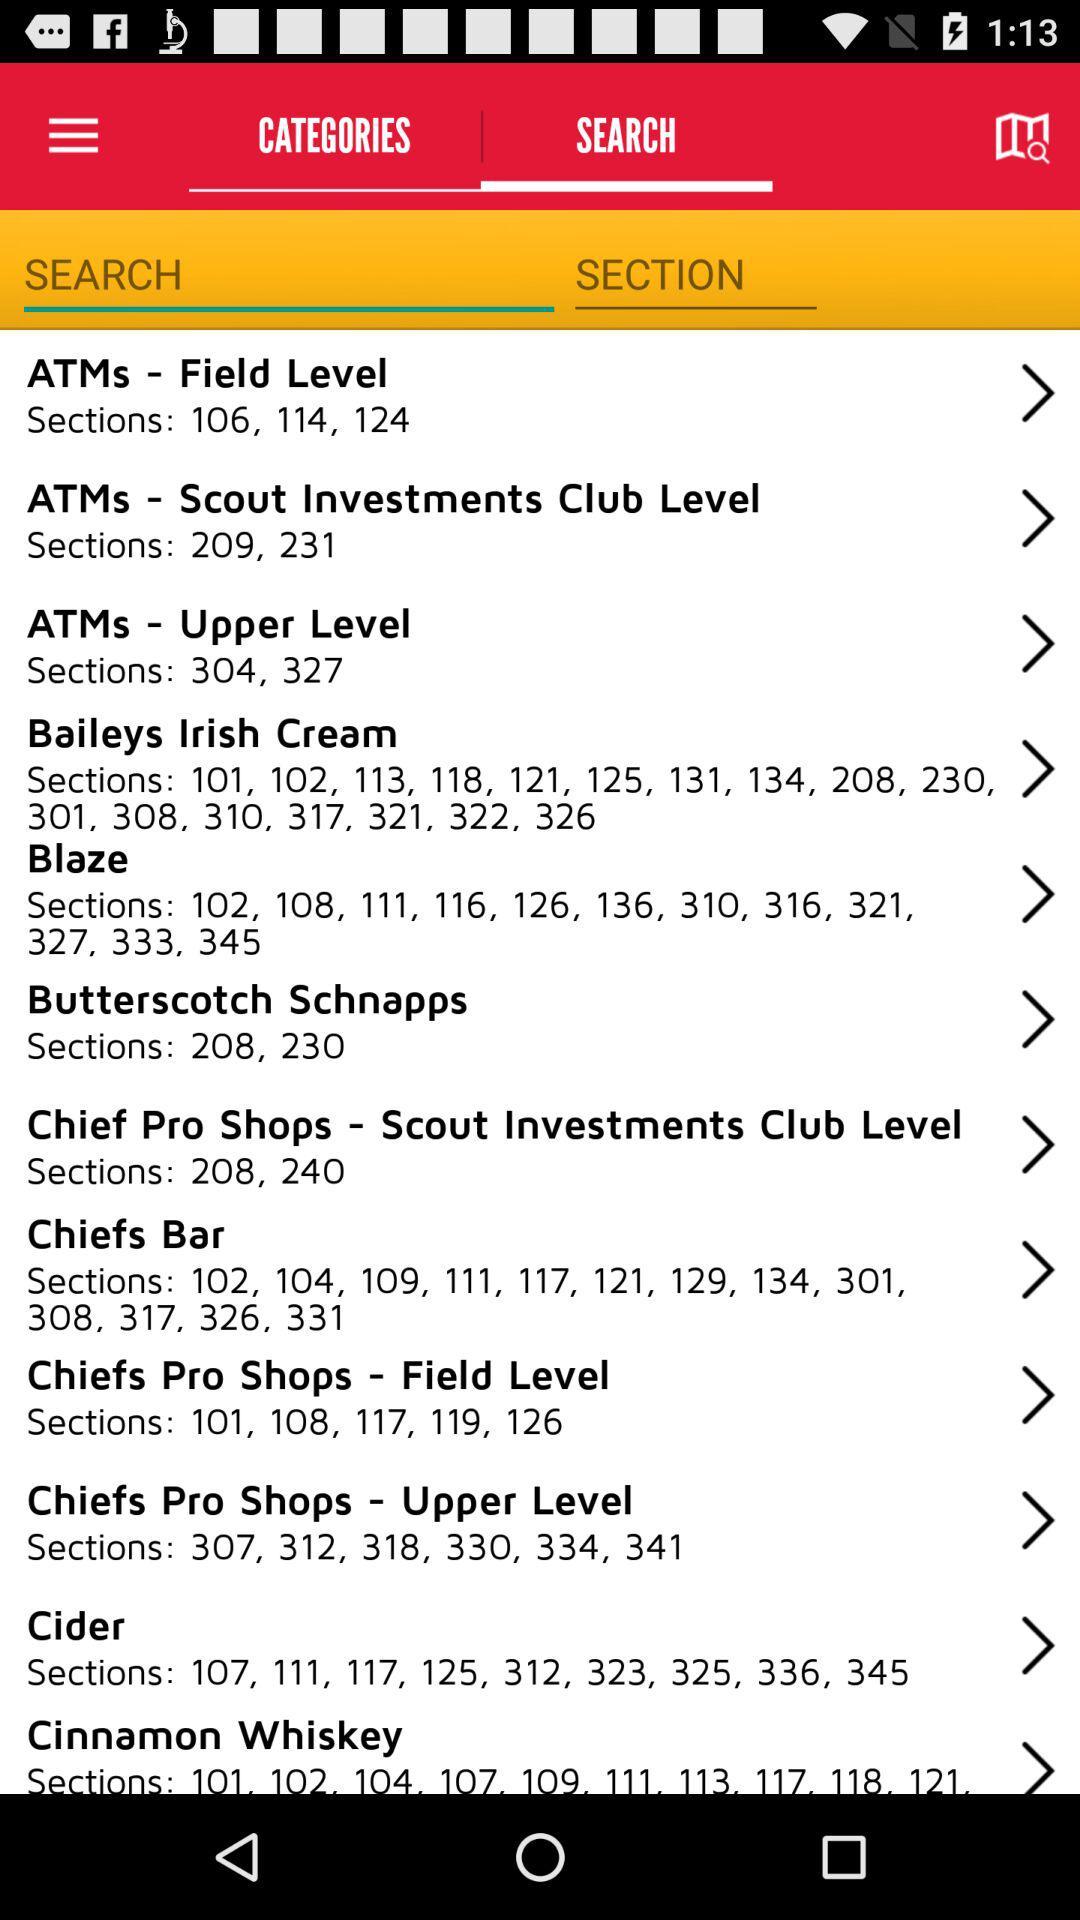 The height and width of the screenshot is (1920, 1080). Describe the element at coordinates (76, 856) in the screenshot. I see `blaze` at that location.